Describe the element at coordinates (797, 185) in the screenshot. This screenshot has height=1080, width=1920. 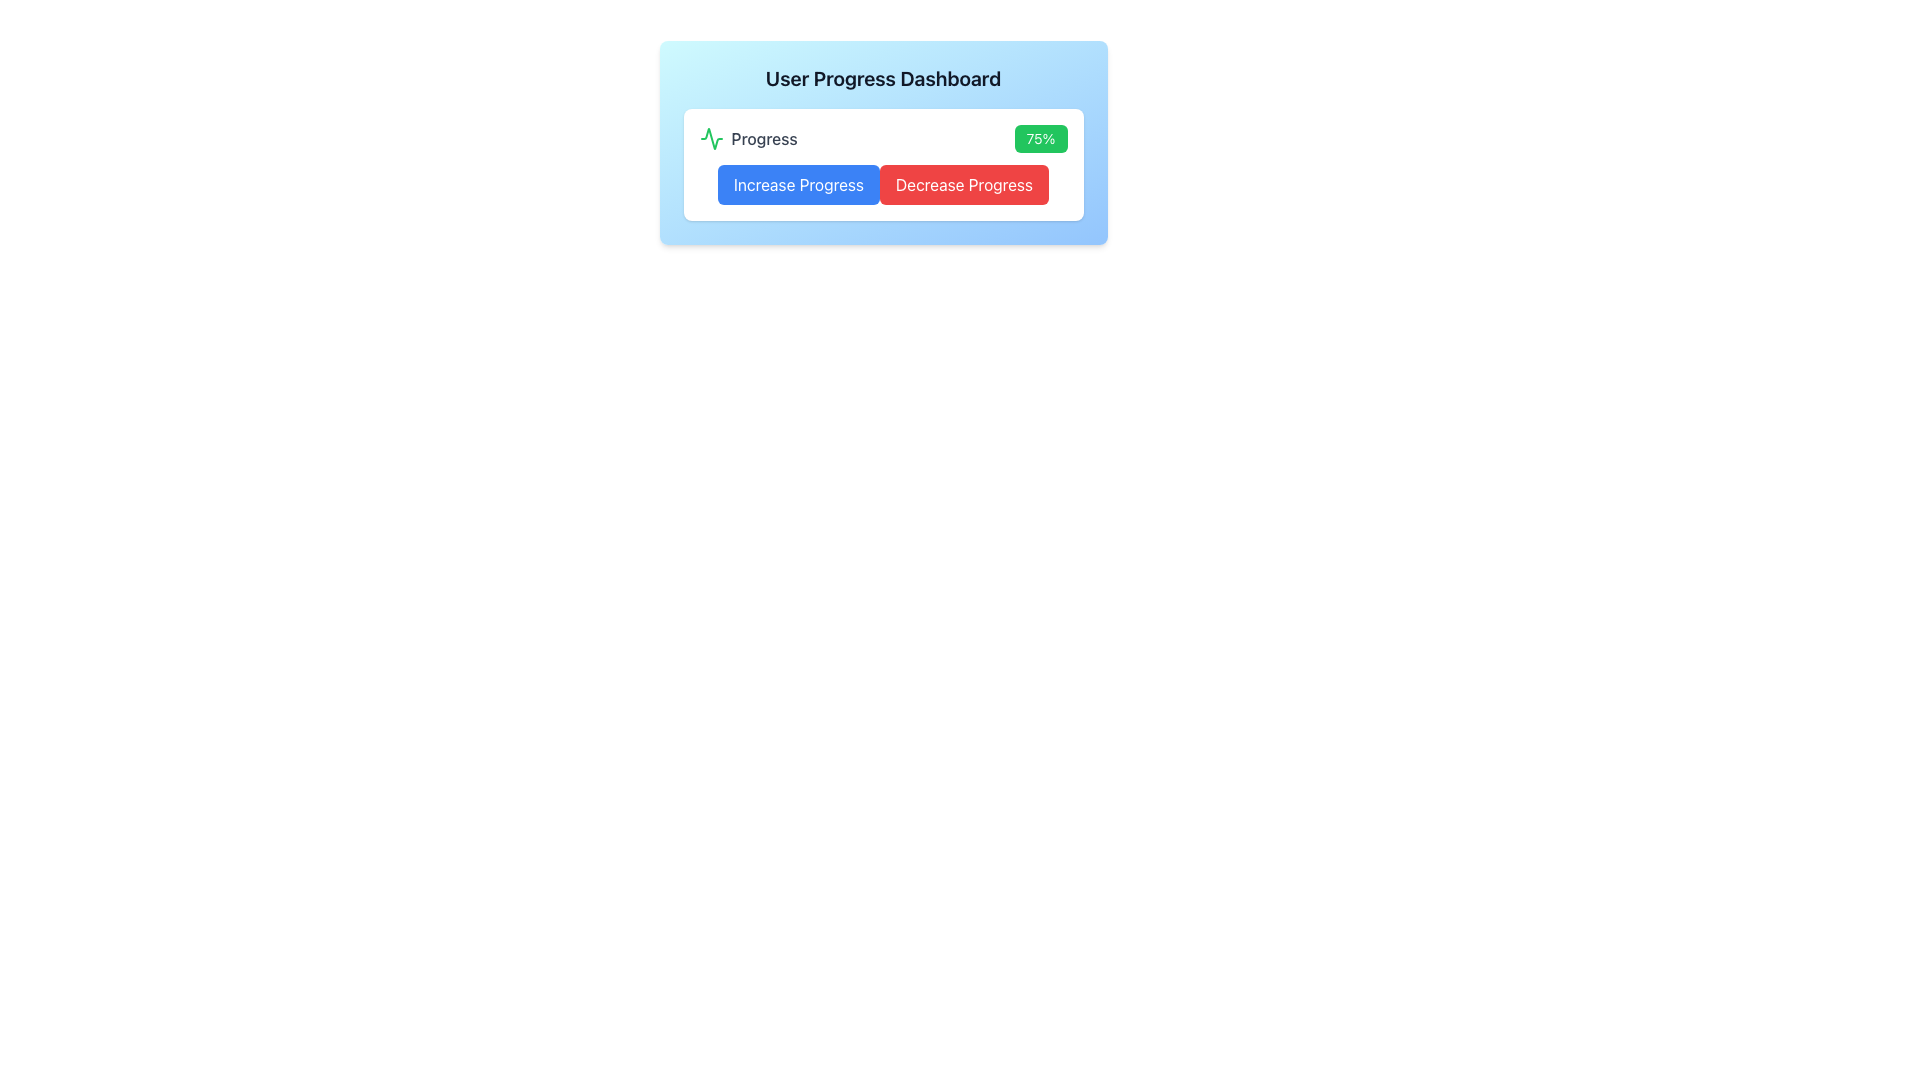
I see `the 'Increase Progress' button, which is a rounded rectangular button with a blue background and white text, located` at that location.